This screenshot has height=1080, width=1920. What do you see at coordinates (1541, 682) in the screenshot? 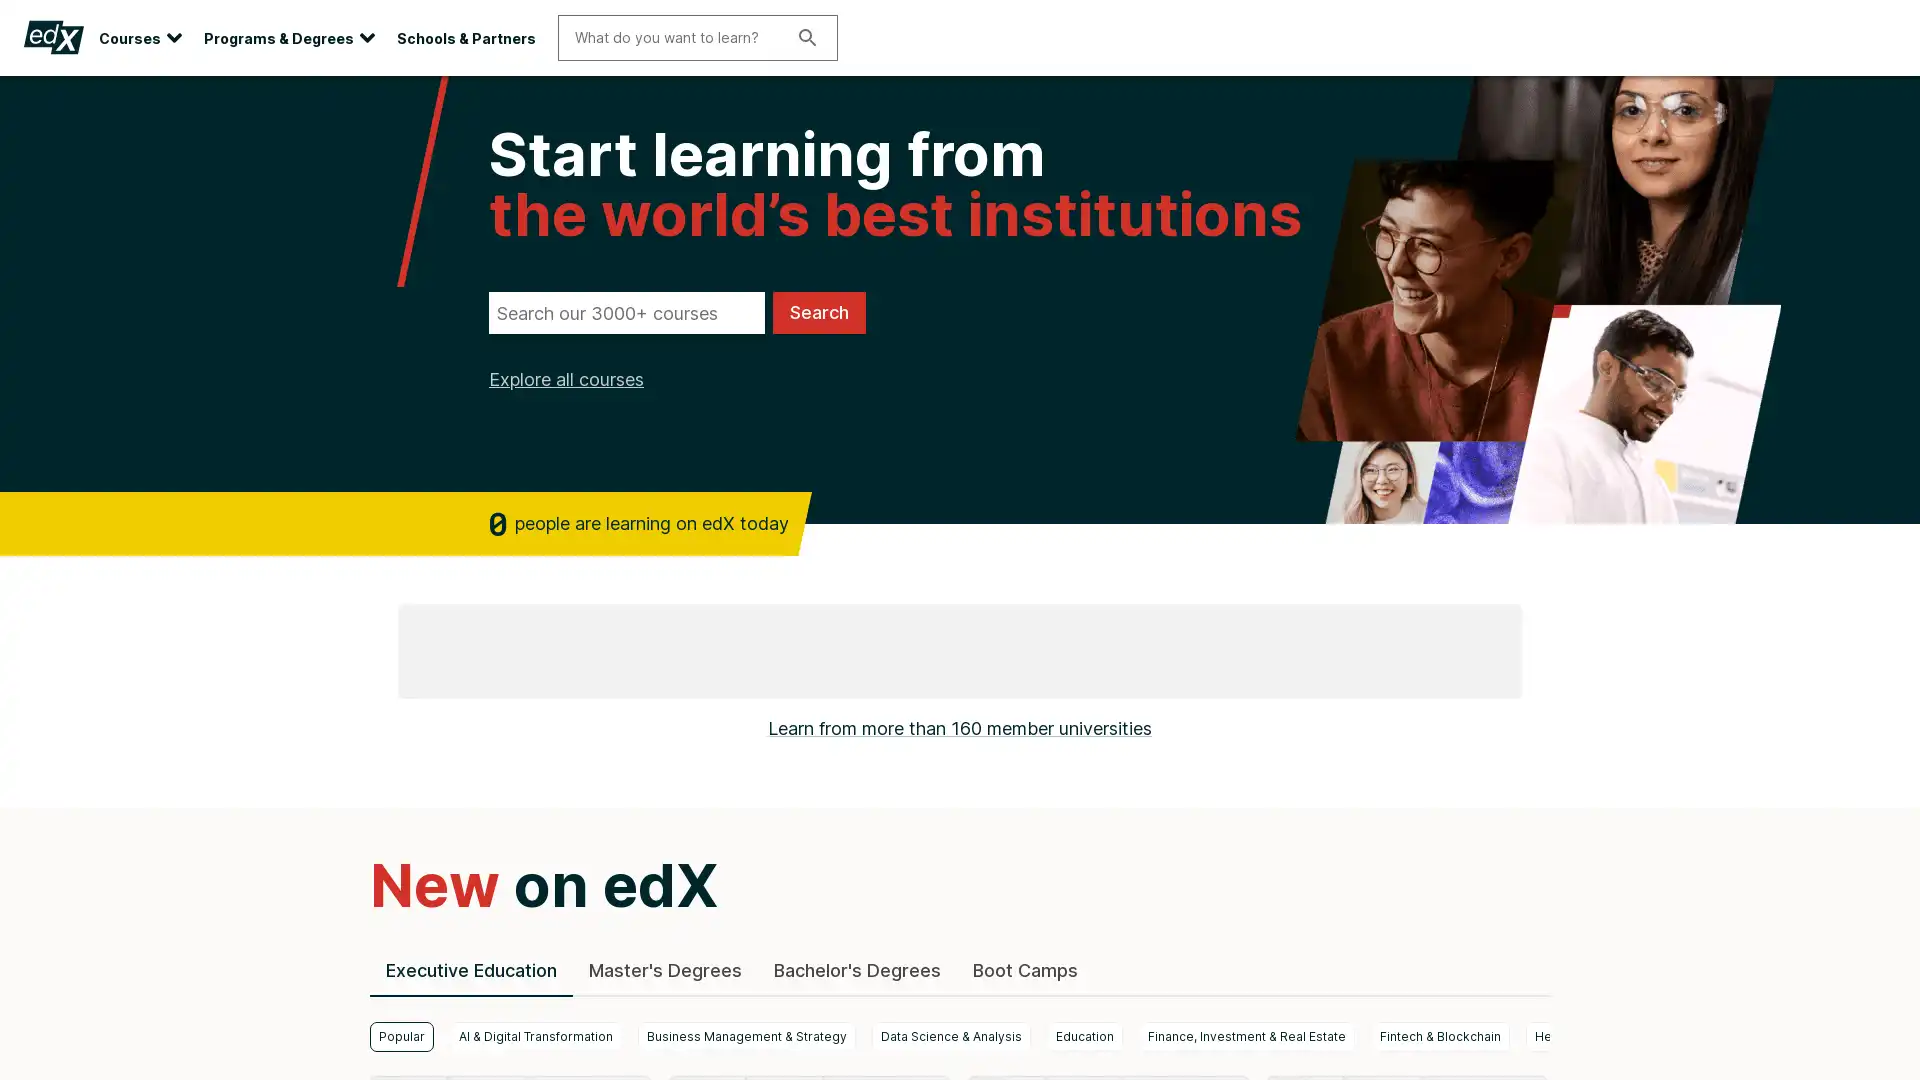
I see `next` at bounding box center [1541, 682].